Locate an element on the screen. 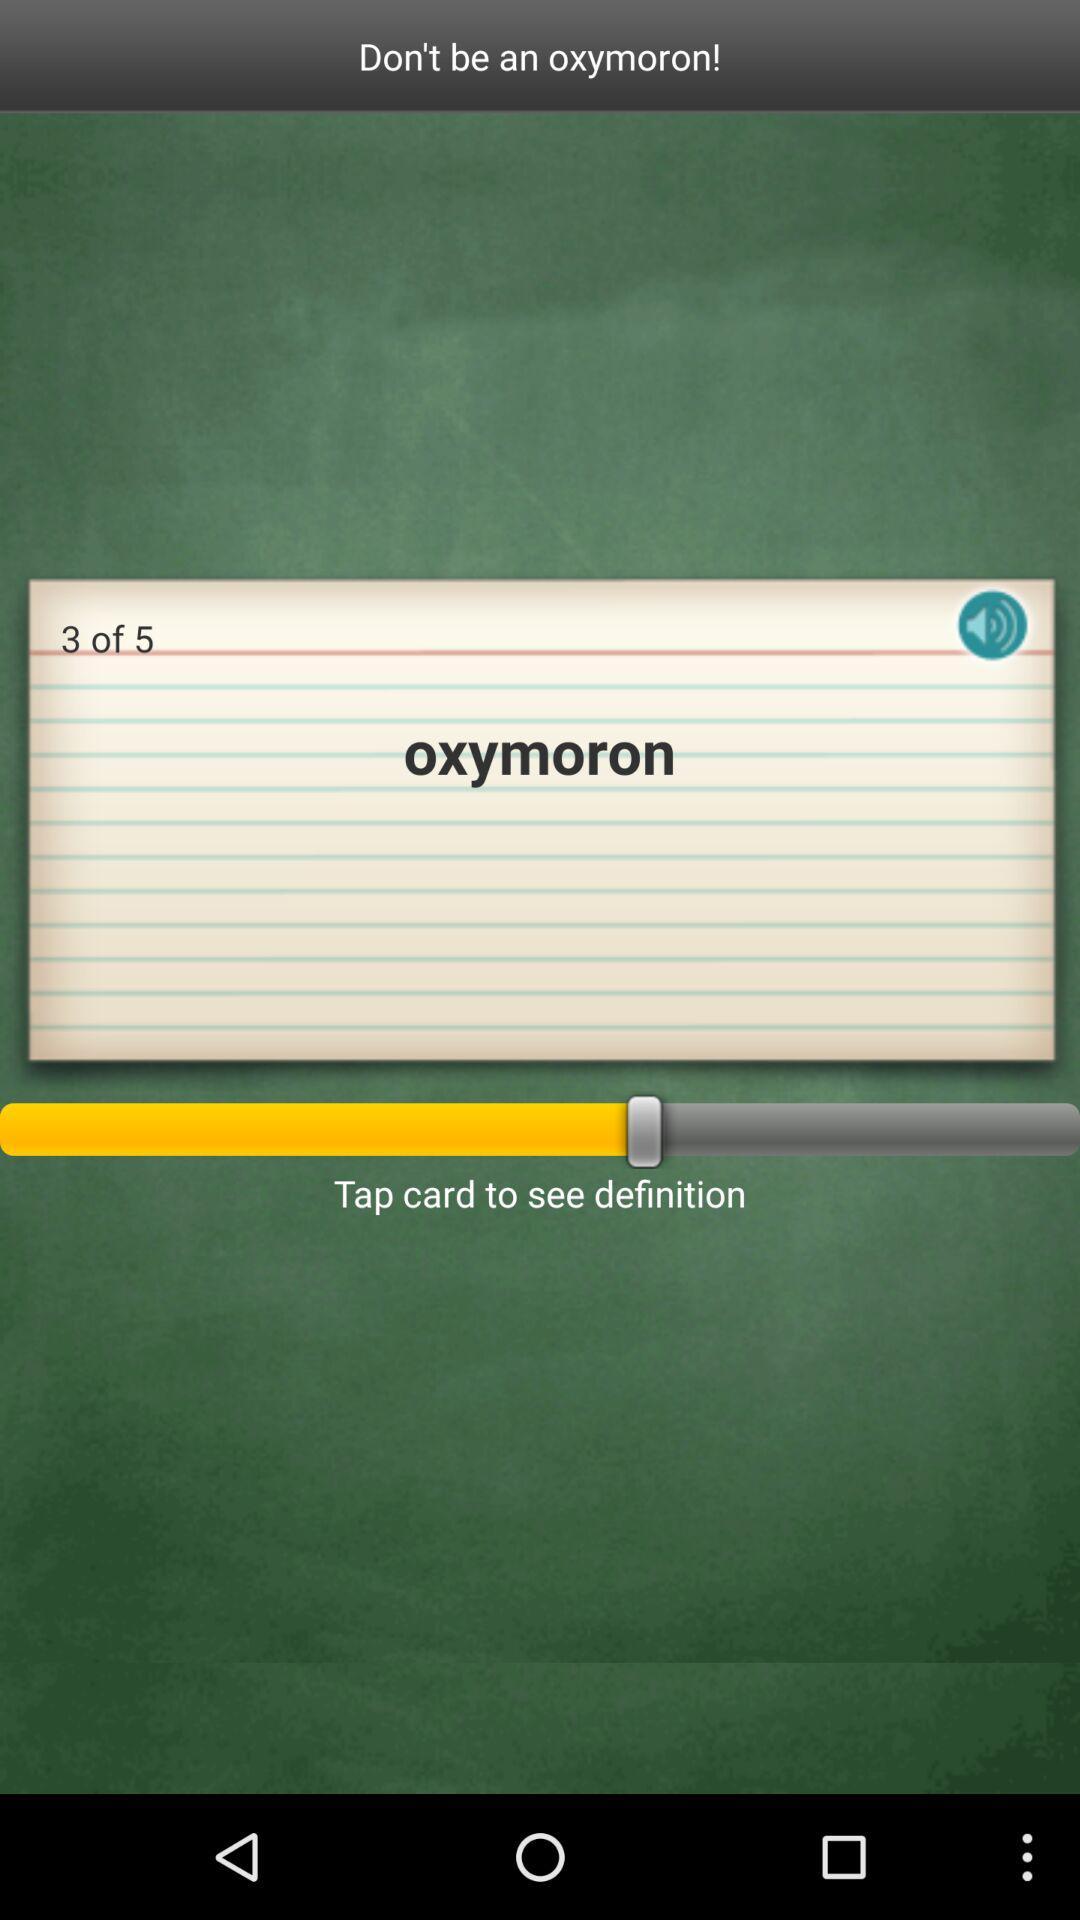 The width and height of the screenshot is (1080, 1920). sound on/off is located at coordinates (992, 642).